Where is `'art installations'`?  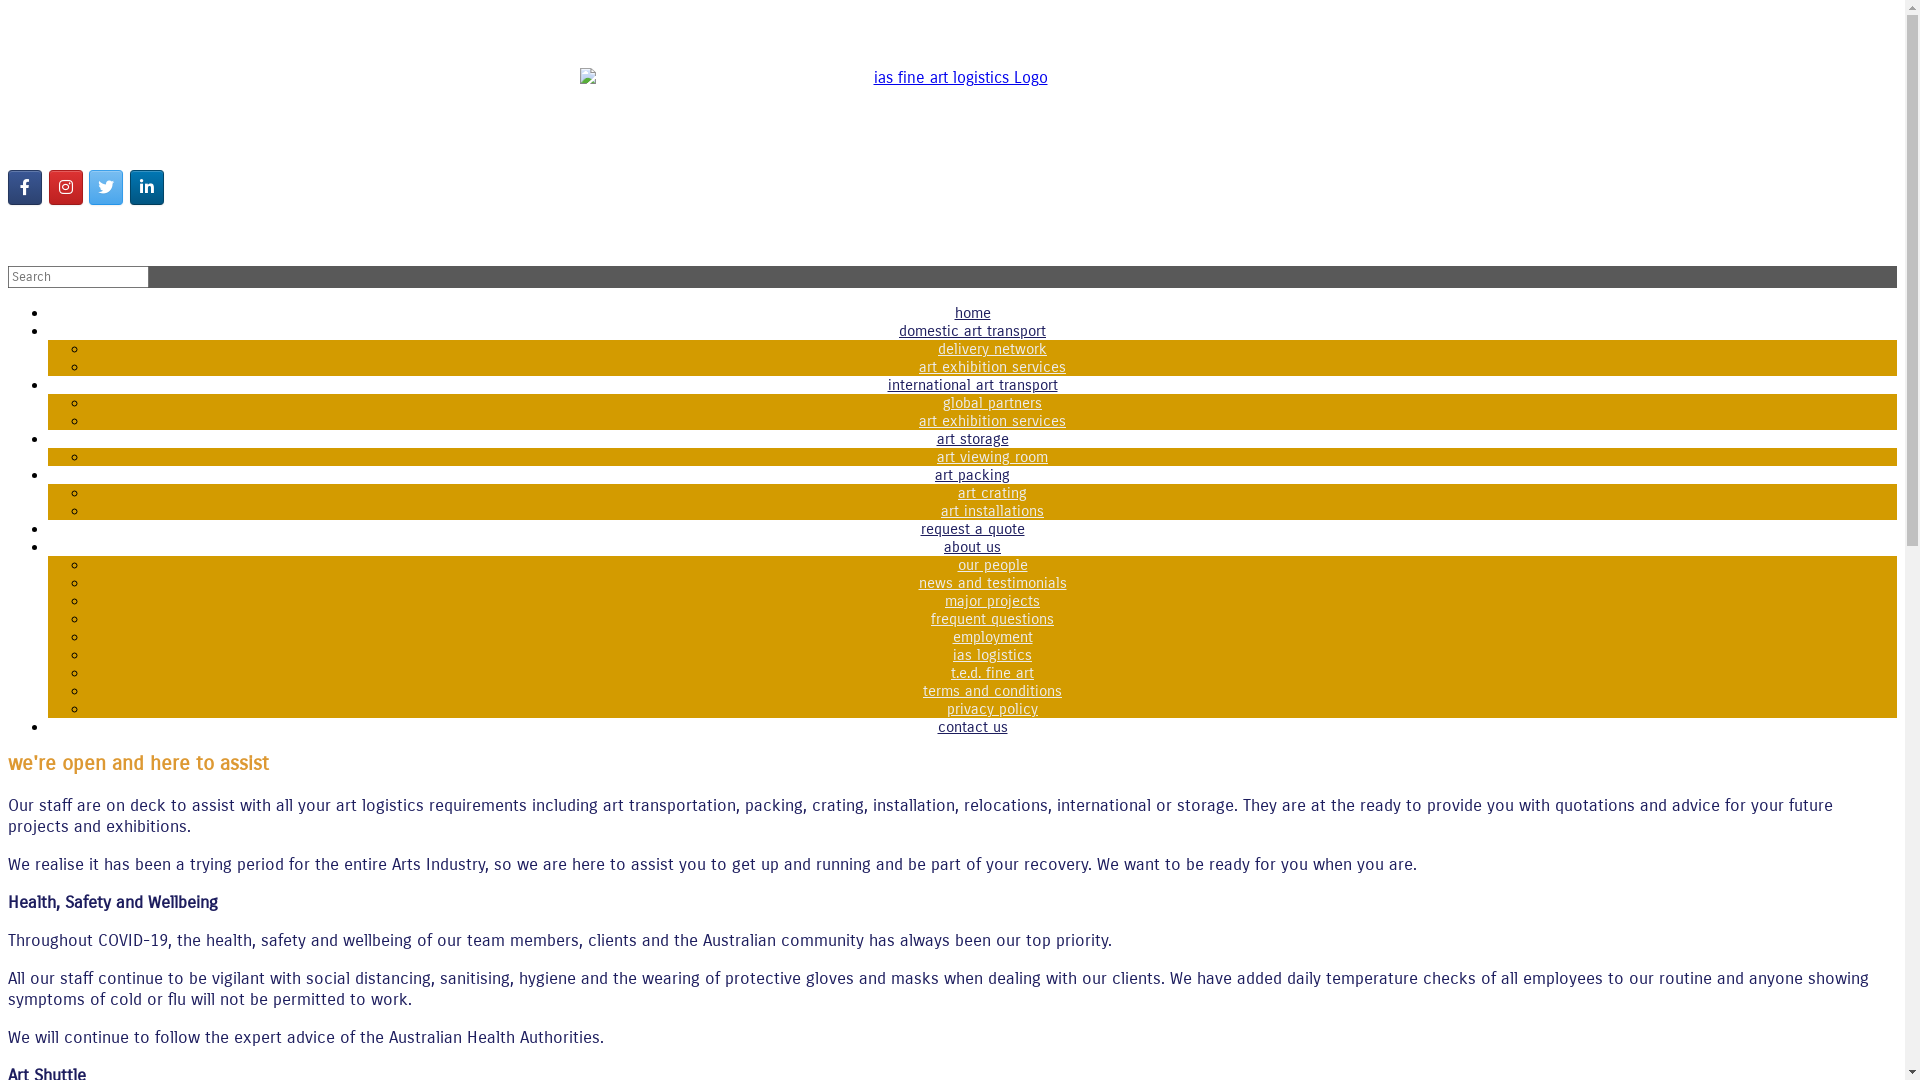
'art installations' is located at coordinates (992, 509).